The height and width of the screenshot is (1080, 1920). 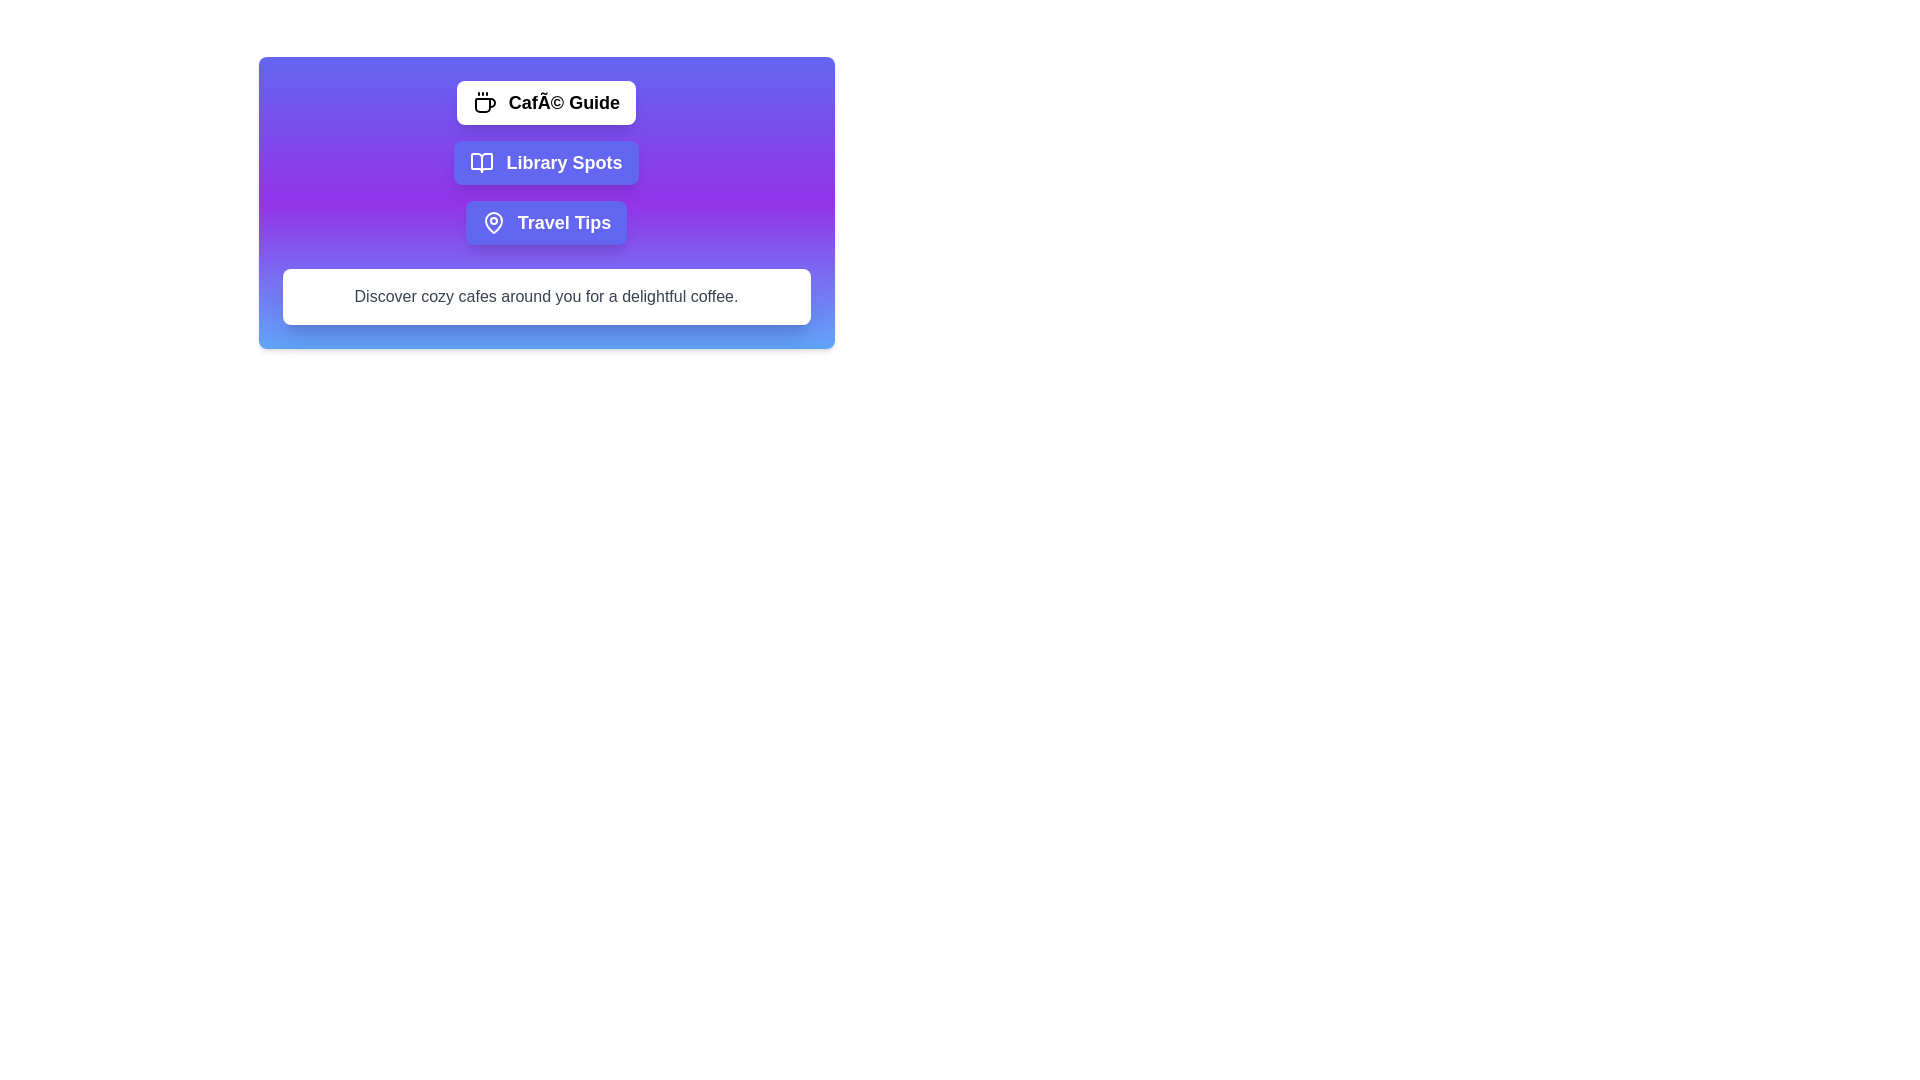 What do you see at coordinates (546, 161) in the screenshot?
I see `the tab labeled 'Library Spots' to view its content` at bounding box center [546, 161].